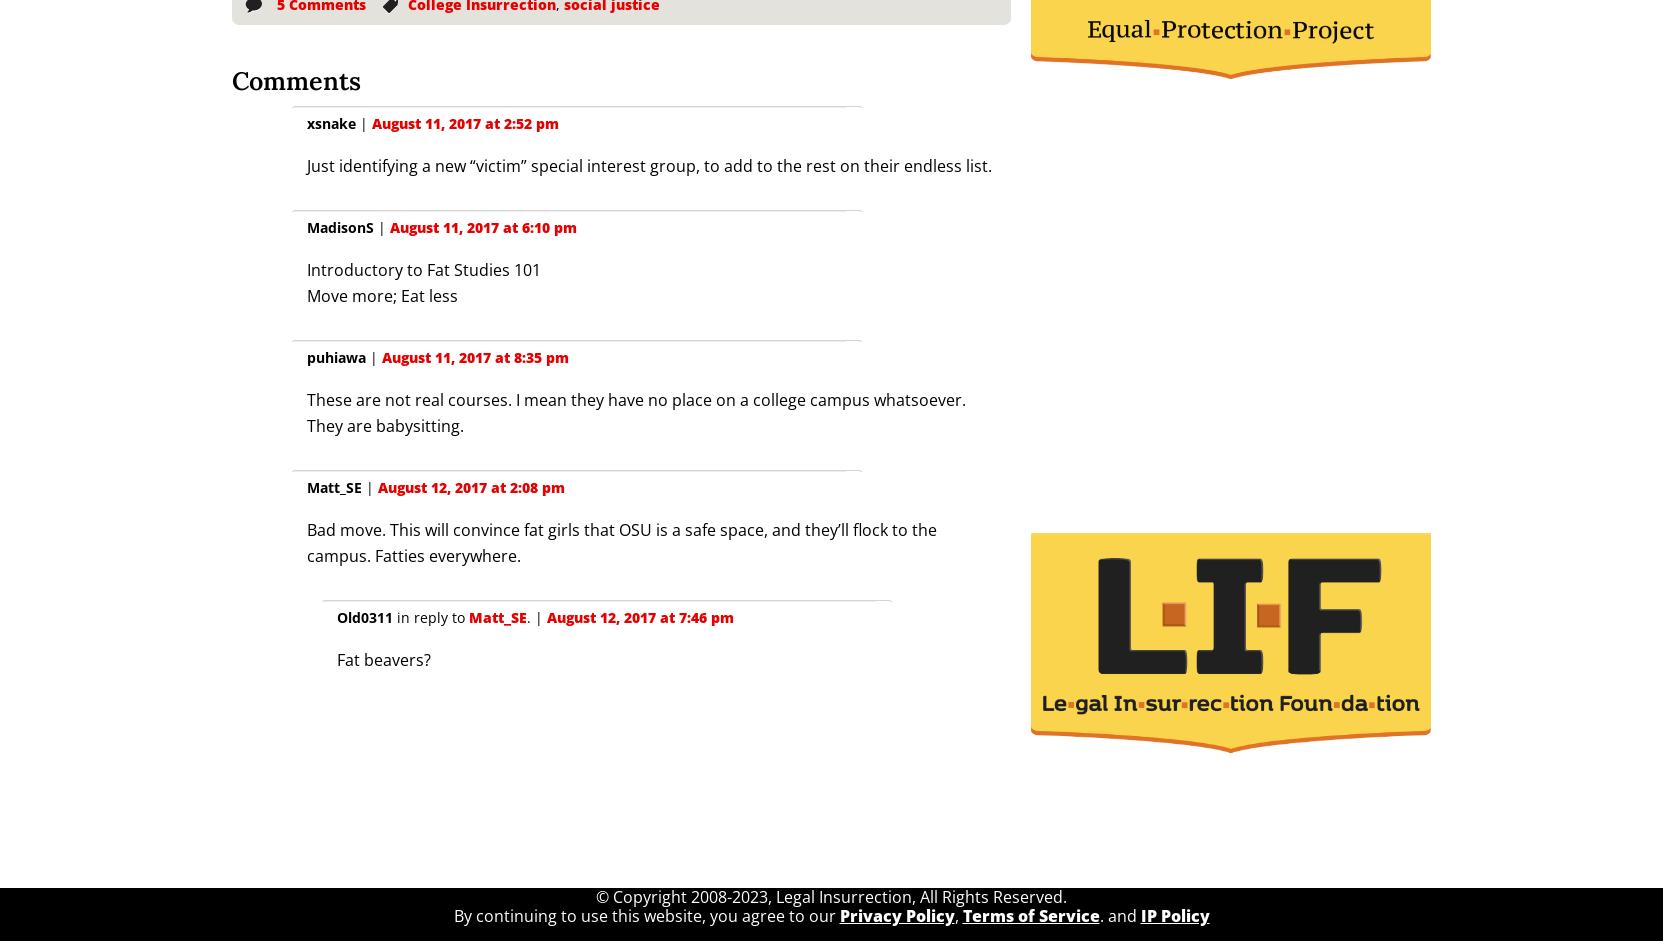  What do you see at coordinates (634, 412) in the screenshot?
I see `'These are not real courses. I mean they have no place on a college campus whatsoever. They are babysitting.'` at bounding box center [634, 412].